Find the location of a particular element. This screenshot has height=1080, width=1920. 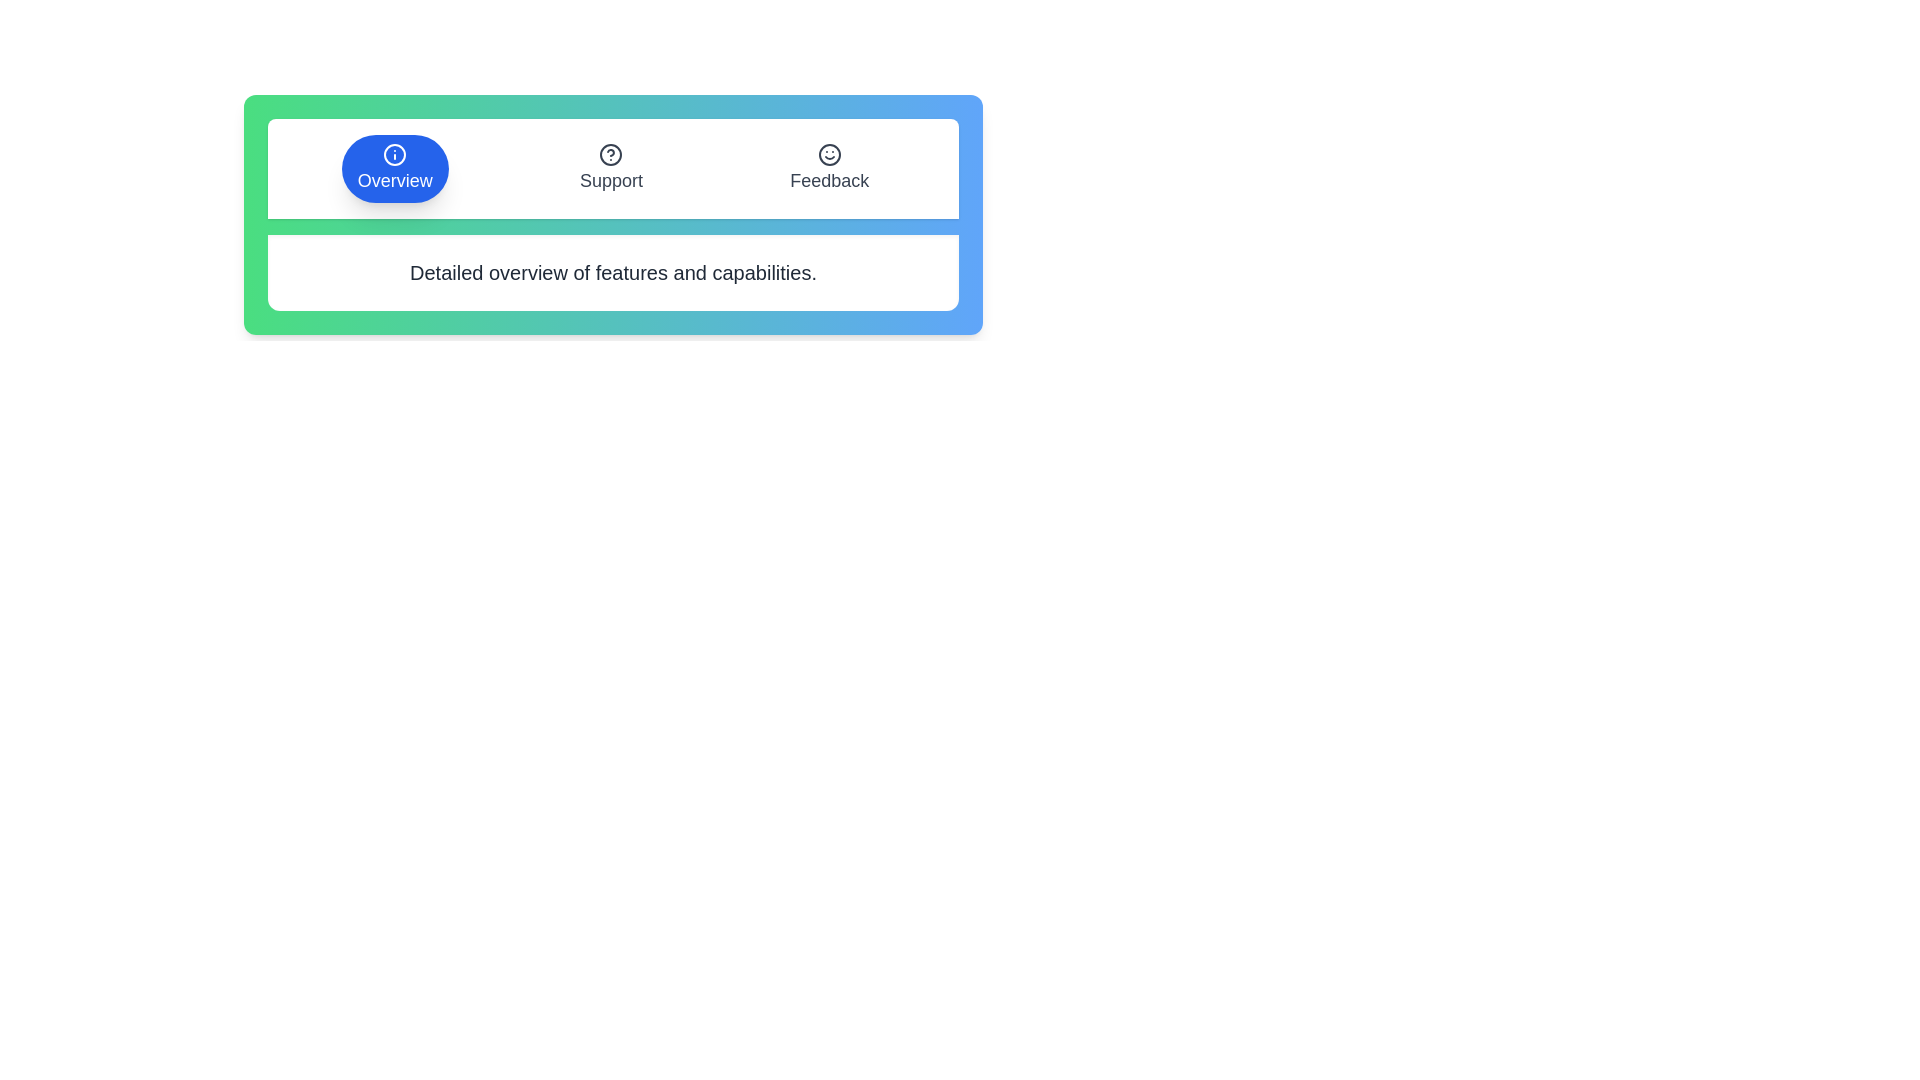

the tab labeled Overview to observe its hover effect is located at coordinates (395, 168).